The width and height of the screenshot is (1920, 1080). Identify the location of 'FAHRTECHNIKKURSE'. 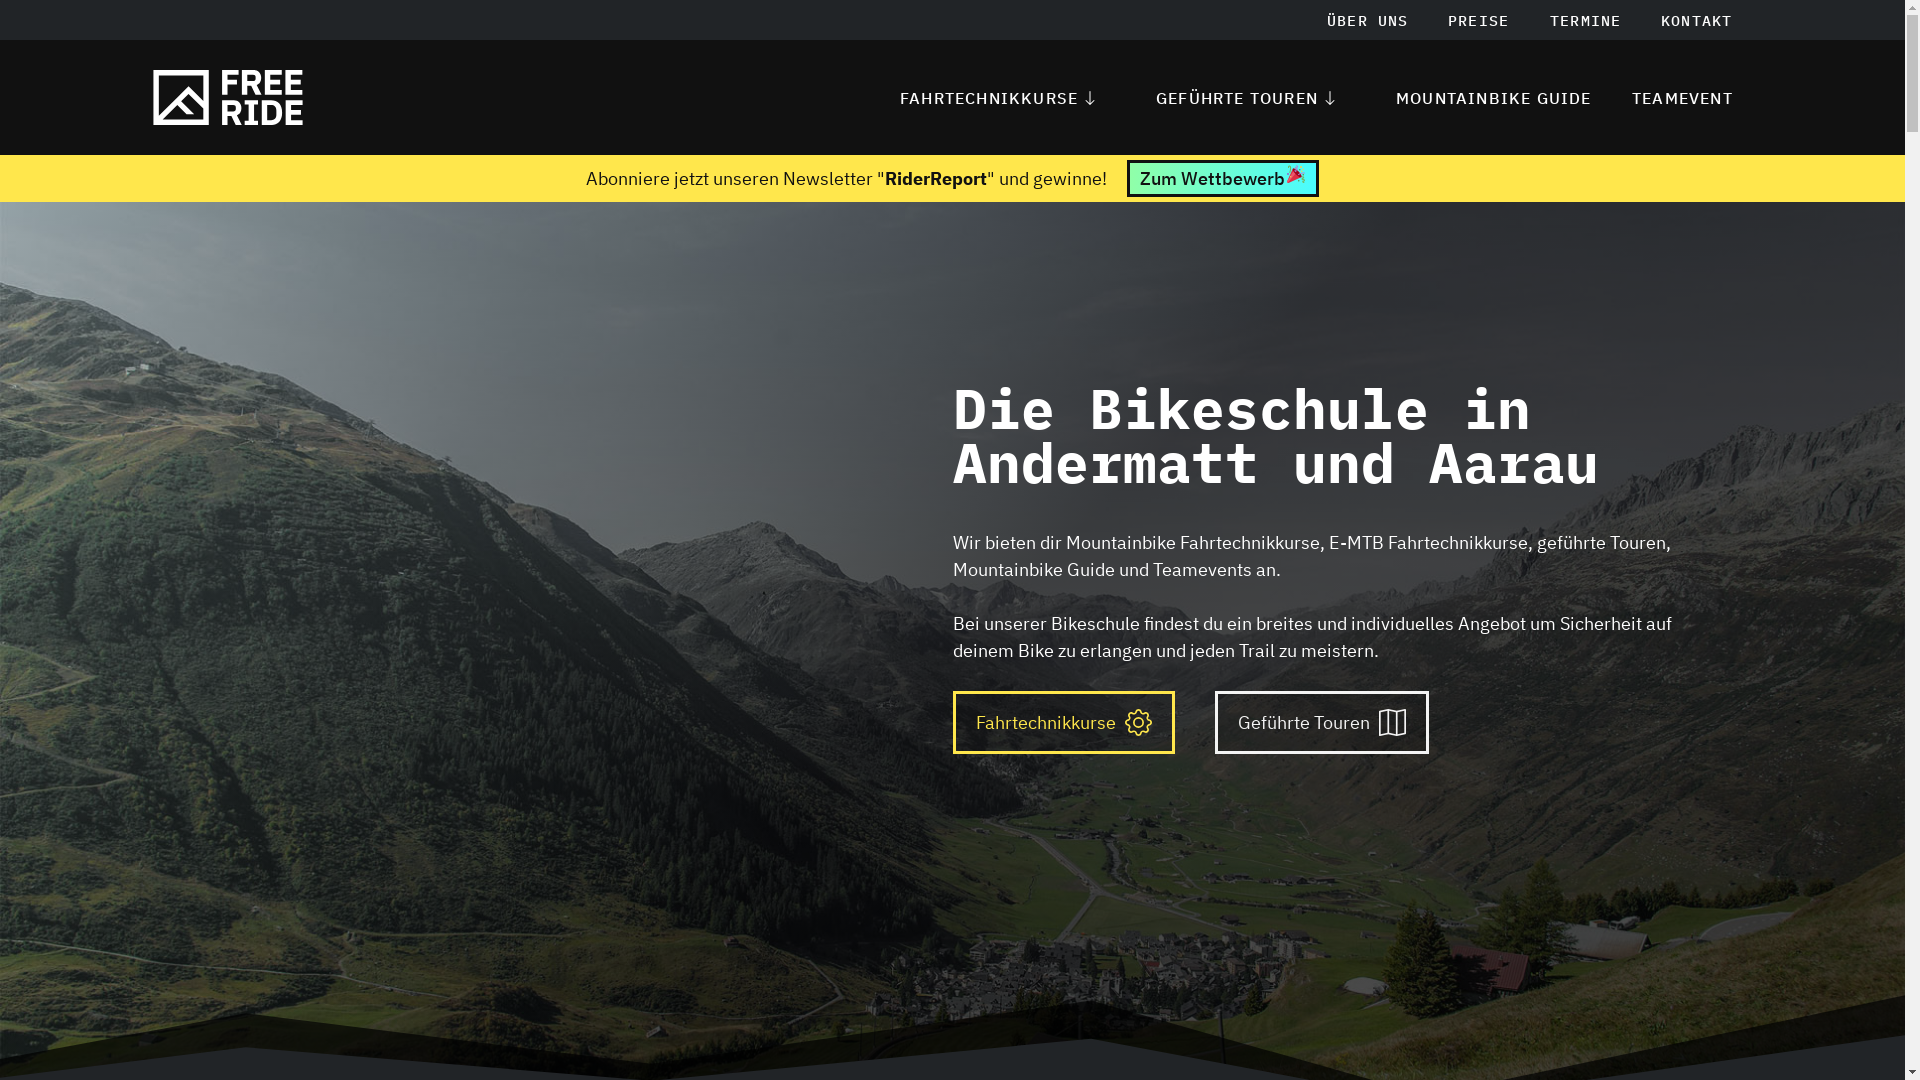
(879, 97).